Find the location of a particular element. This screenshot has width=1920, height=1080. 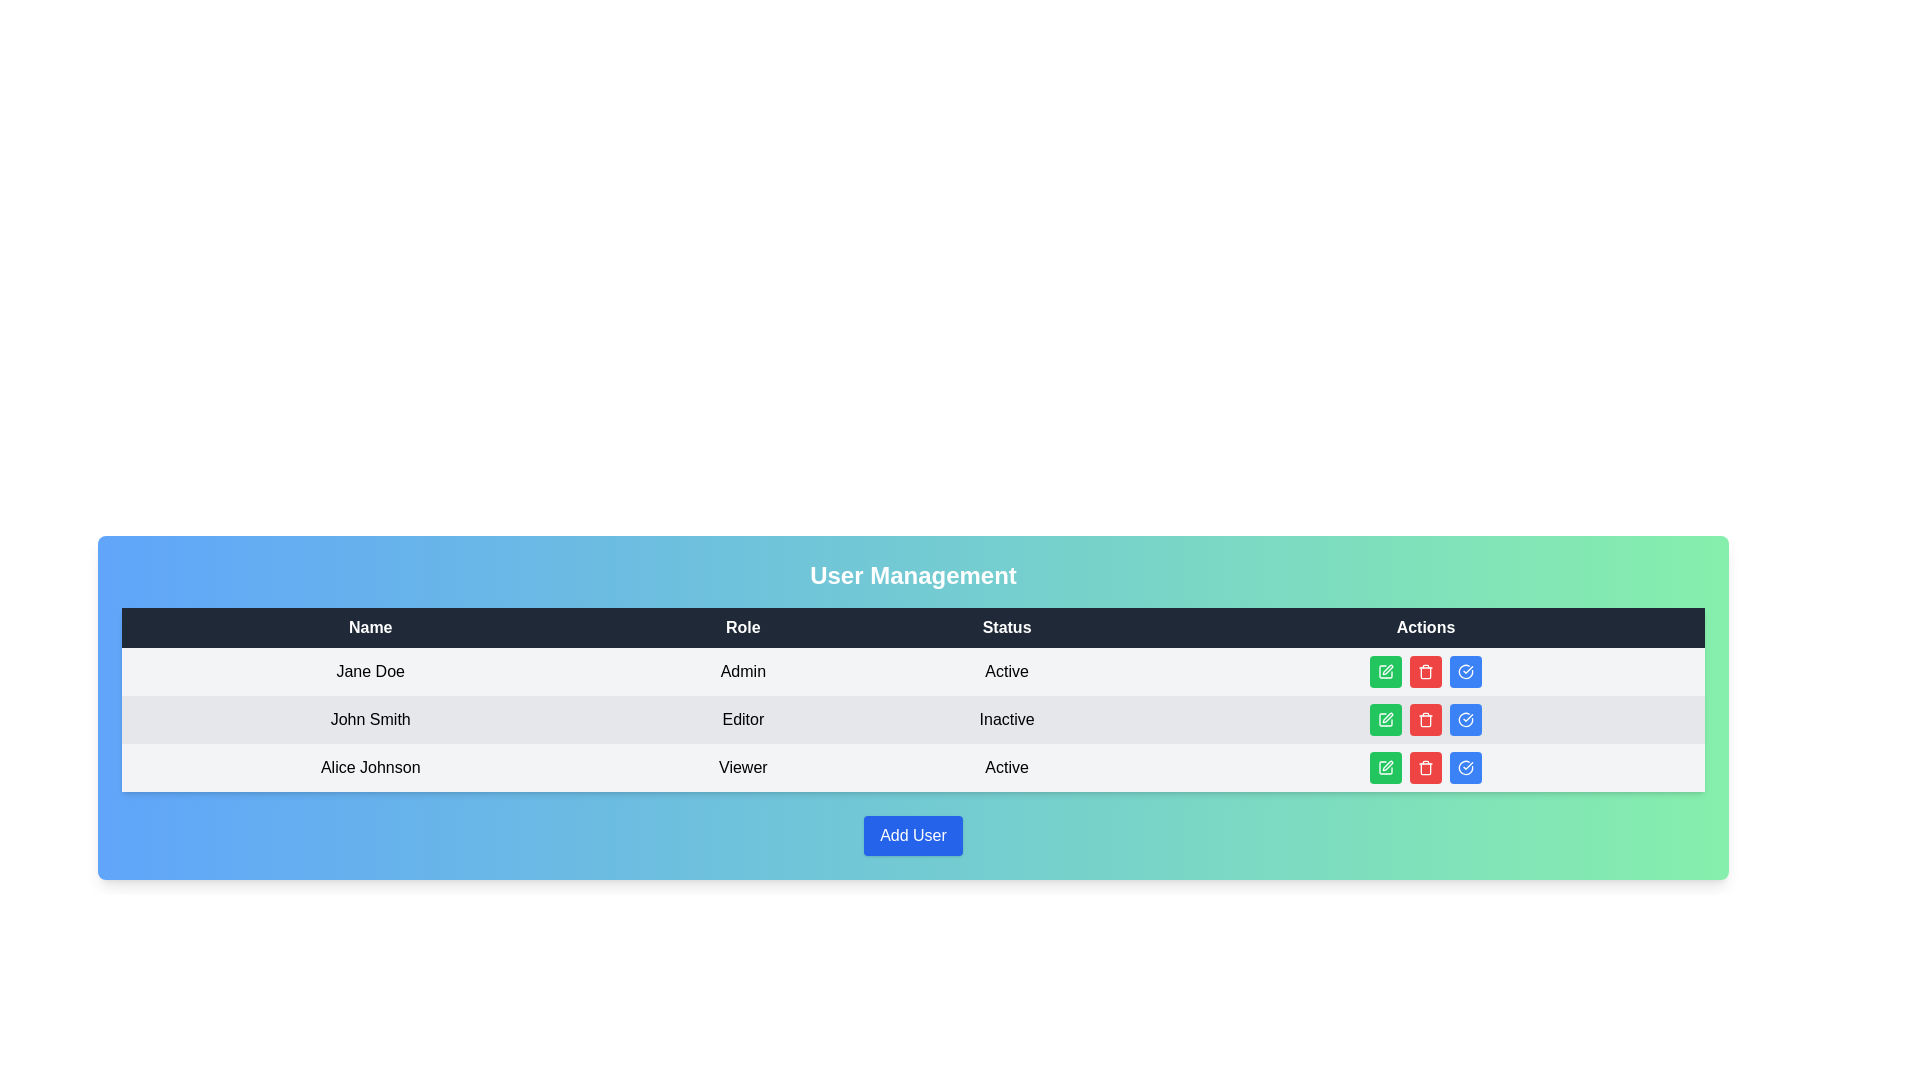

the action buttons in the last column of the third row associated with 'John Smith' in the 'User Management' interface to invoke their respective actions is located at coordinates (1424, 720).